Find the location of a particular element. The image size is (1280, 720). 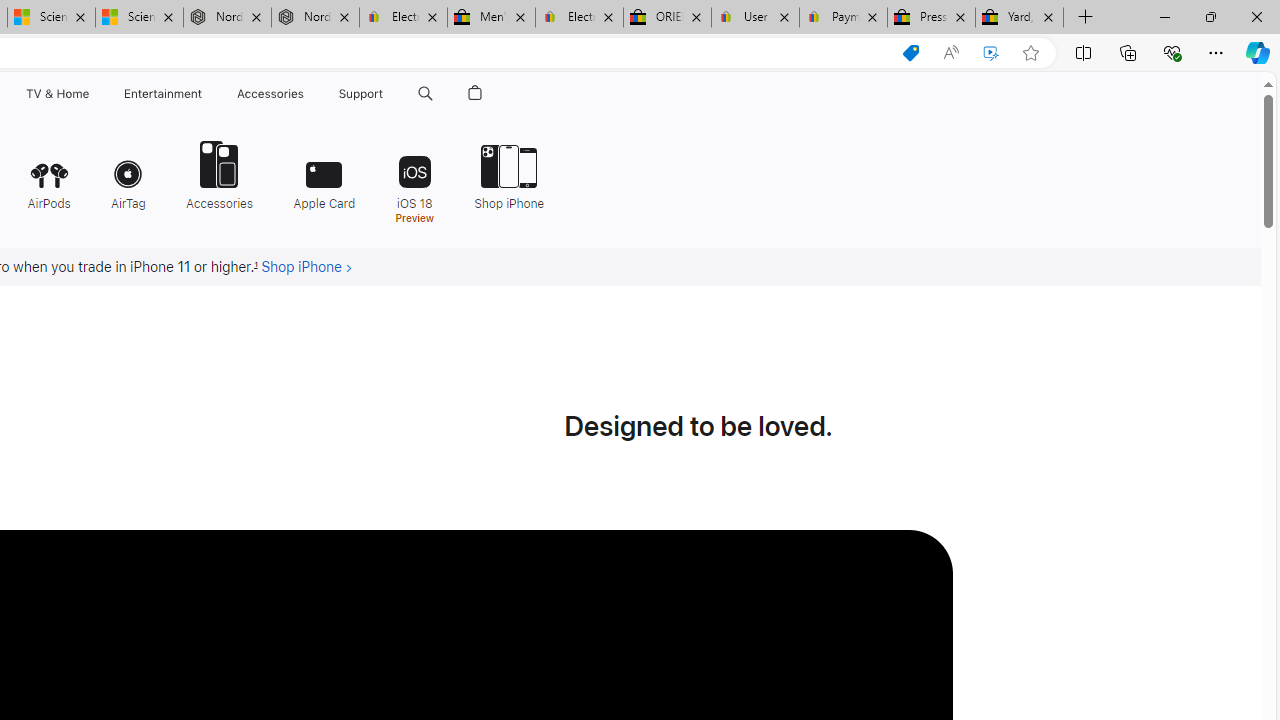

'iOS 18Preview' is located at coordinates (413, 180).